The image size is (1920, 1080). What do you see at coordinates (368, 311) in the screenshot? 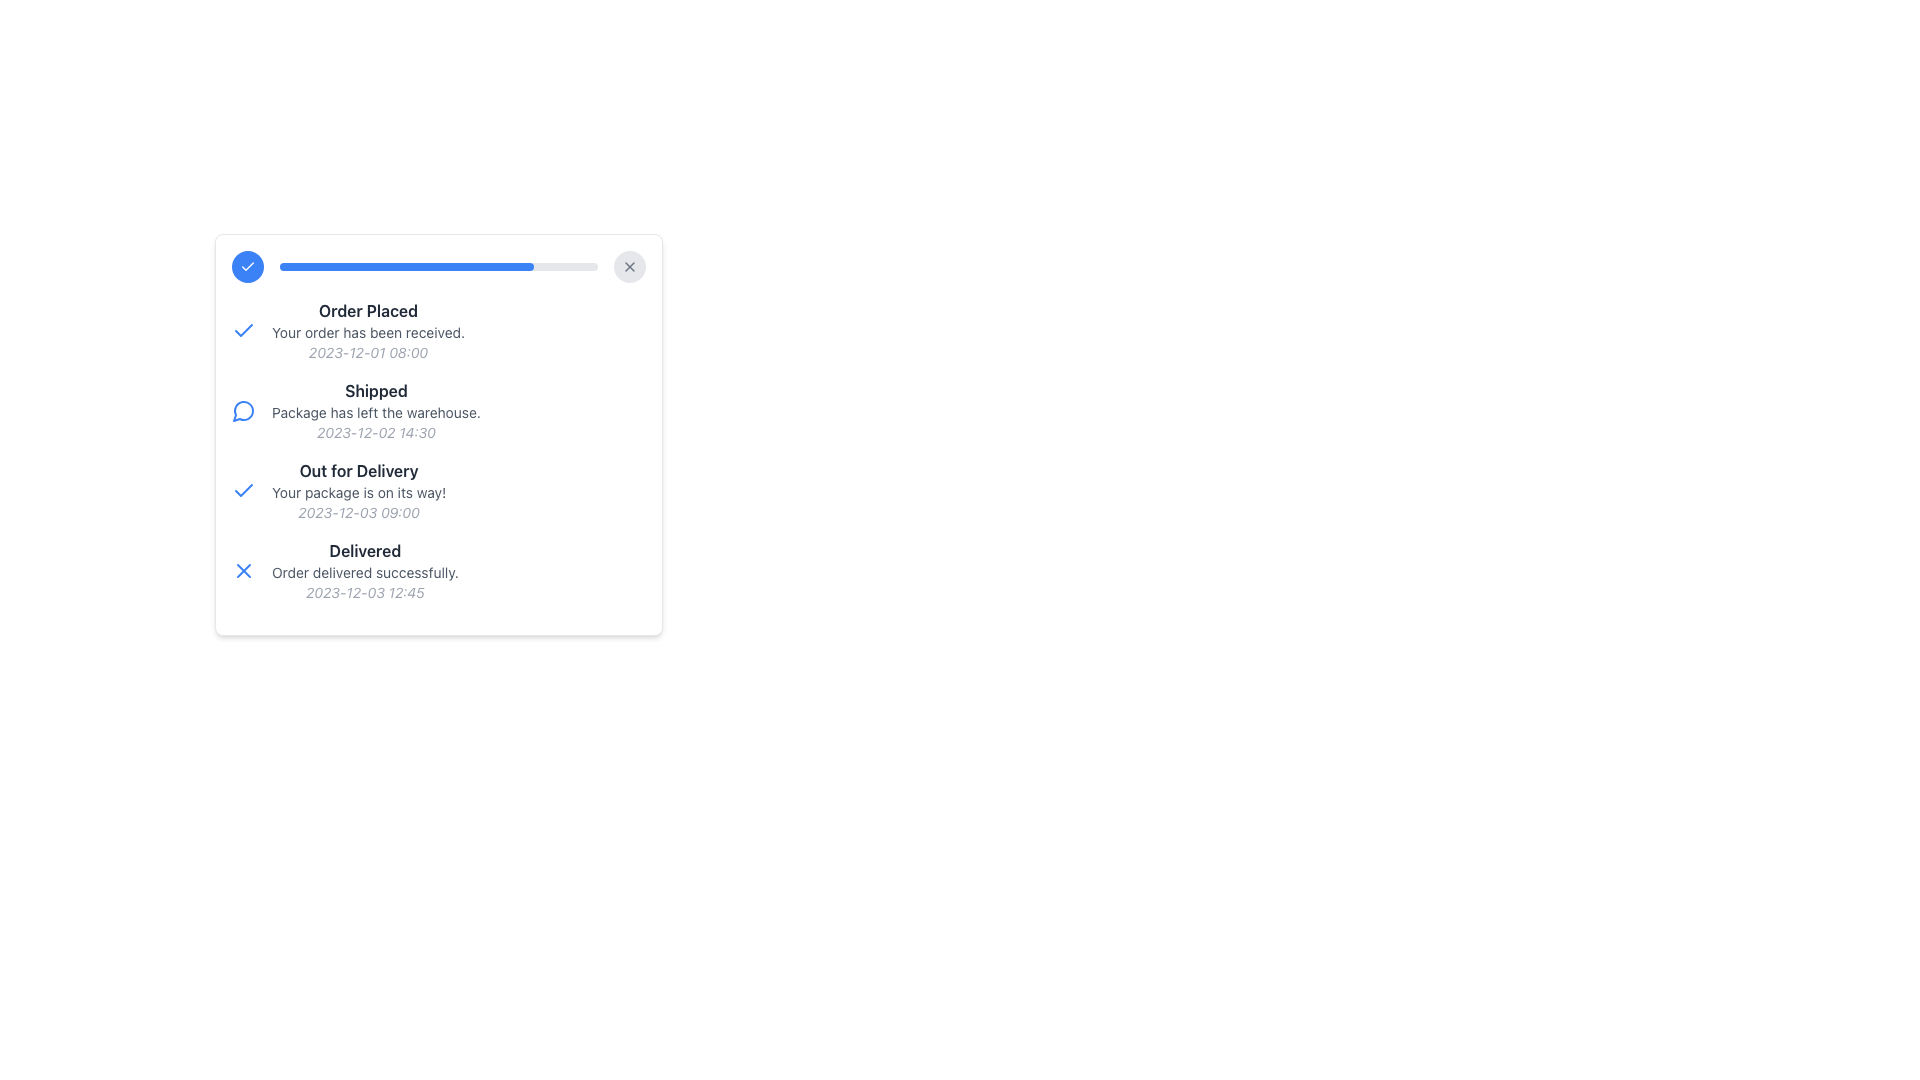
I see `the informational text label indicating the first stage in the order status progress, located at the top of the list in the progress tracking interface` at bounding box center [368, 311].